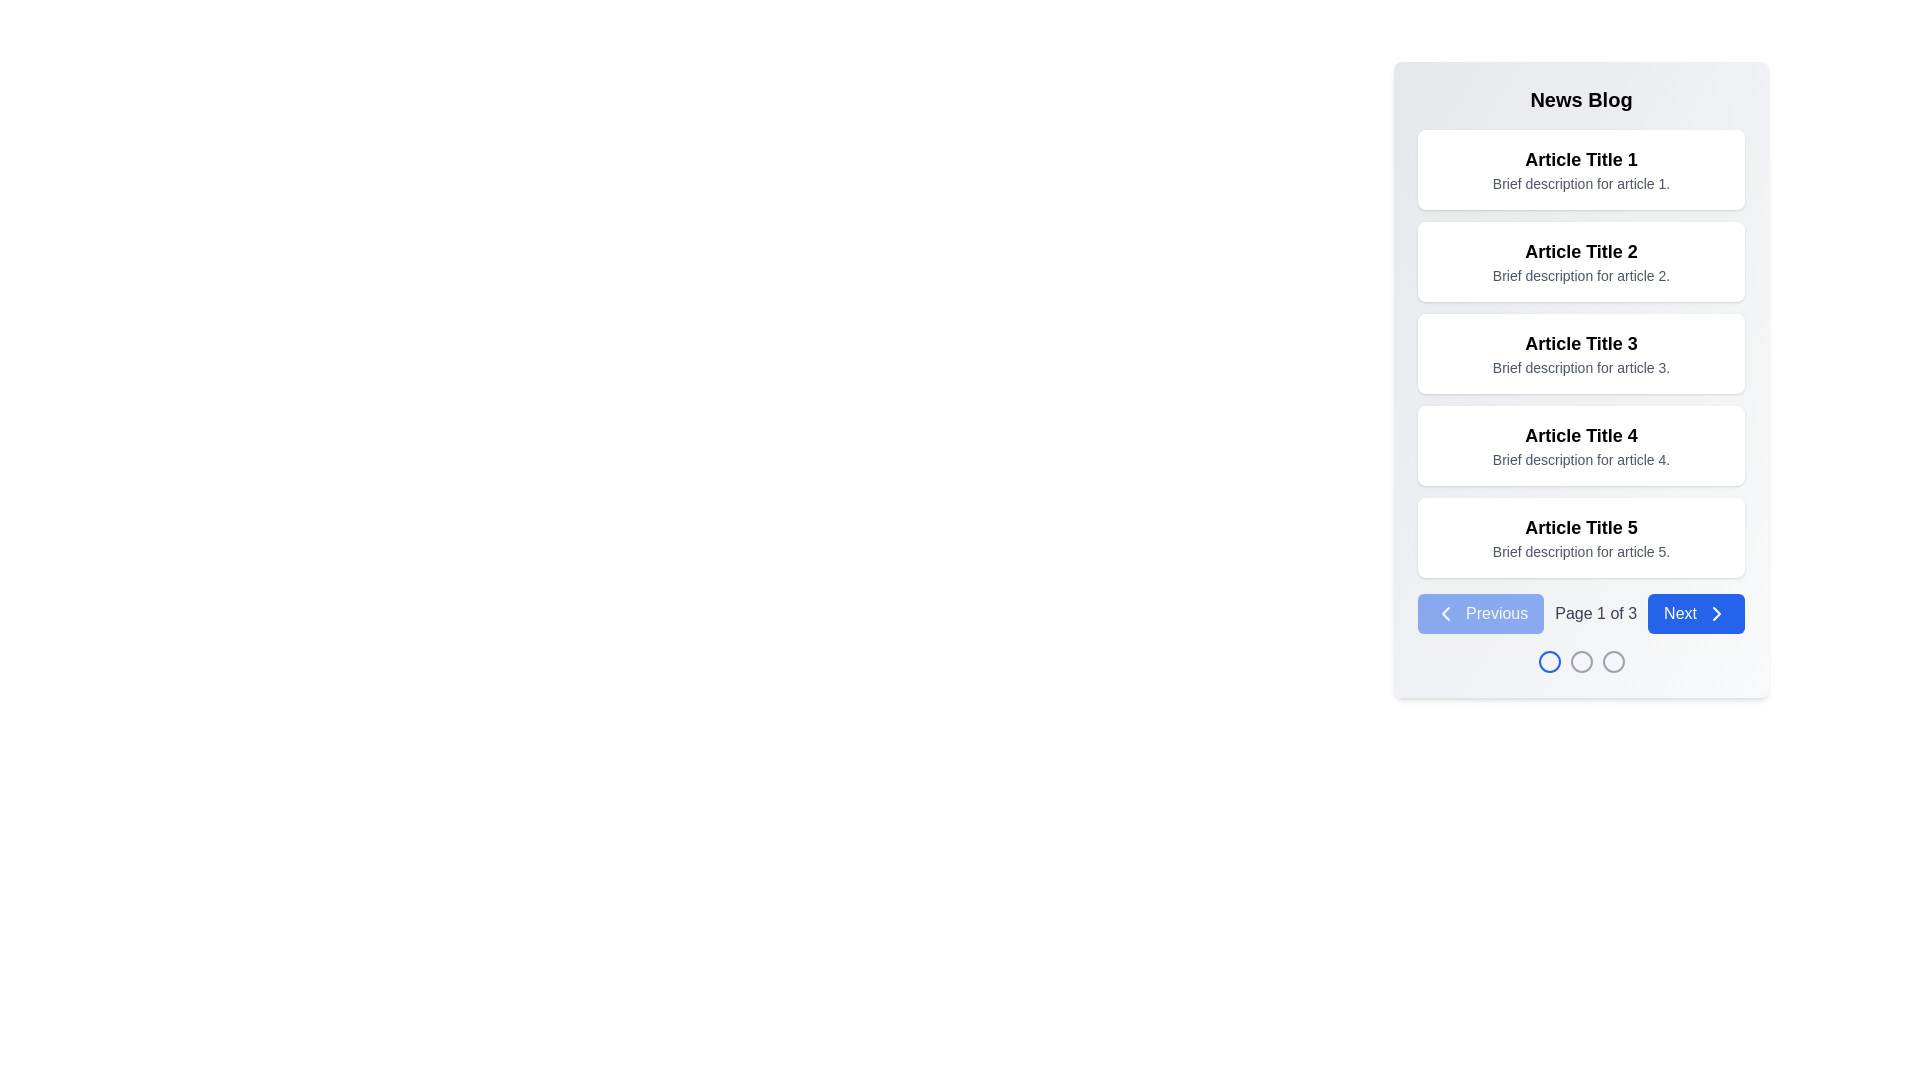  What do you see at coordinates (1716, 612) in the screenshot?
I see `the chevron icon within the 'Next' button` at bounding box center [1716, 612].